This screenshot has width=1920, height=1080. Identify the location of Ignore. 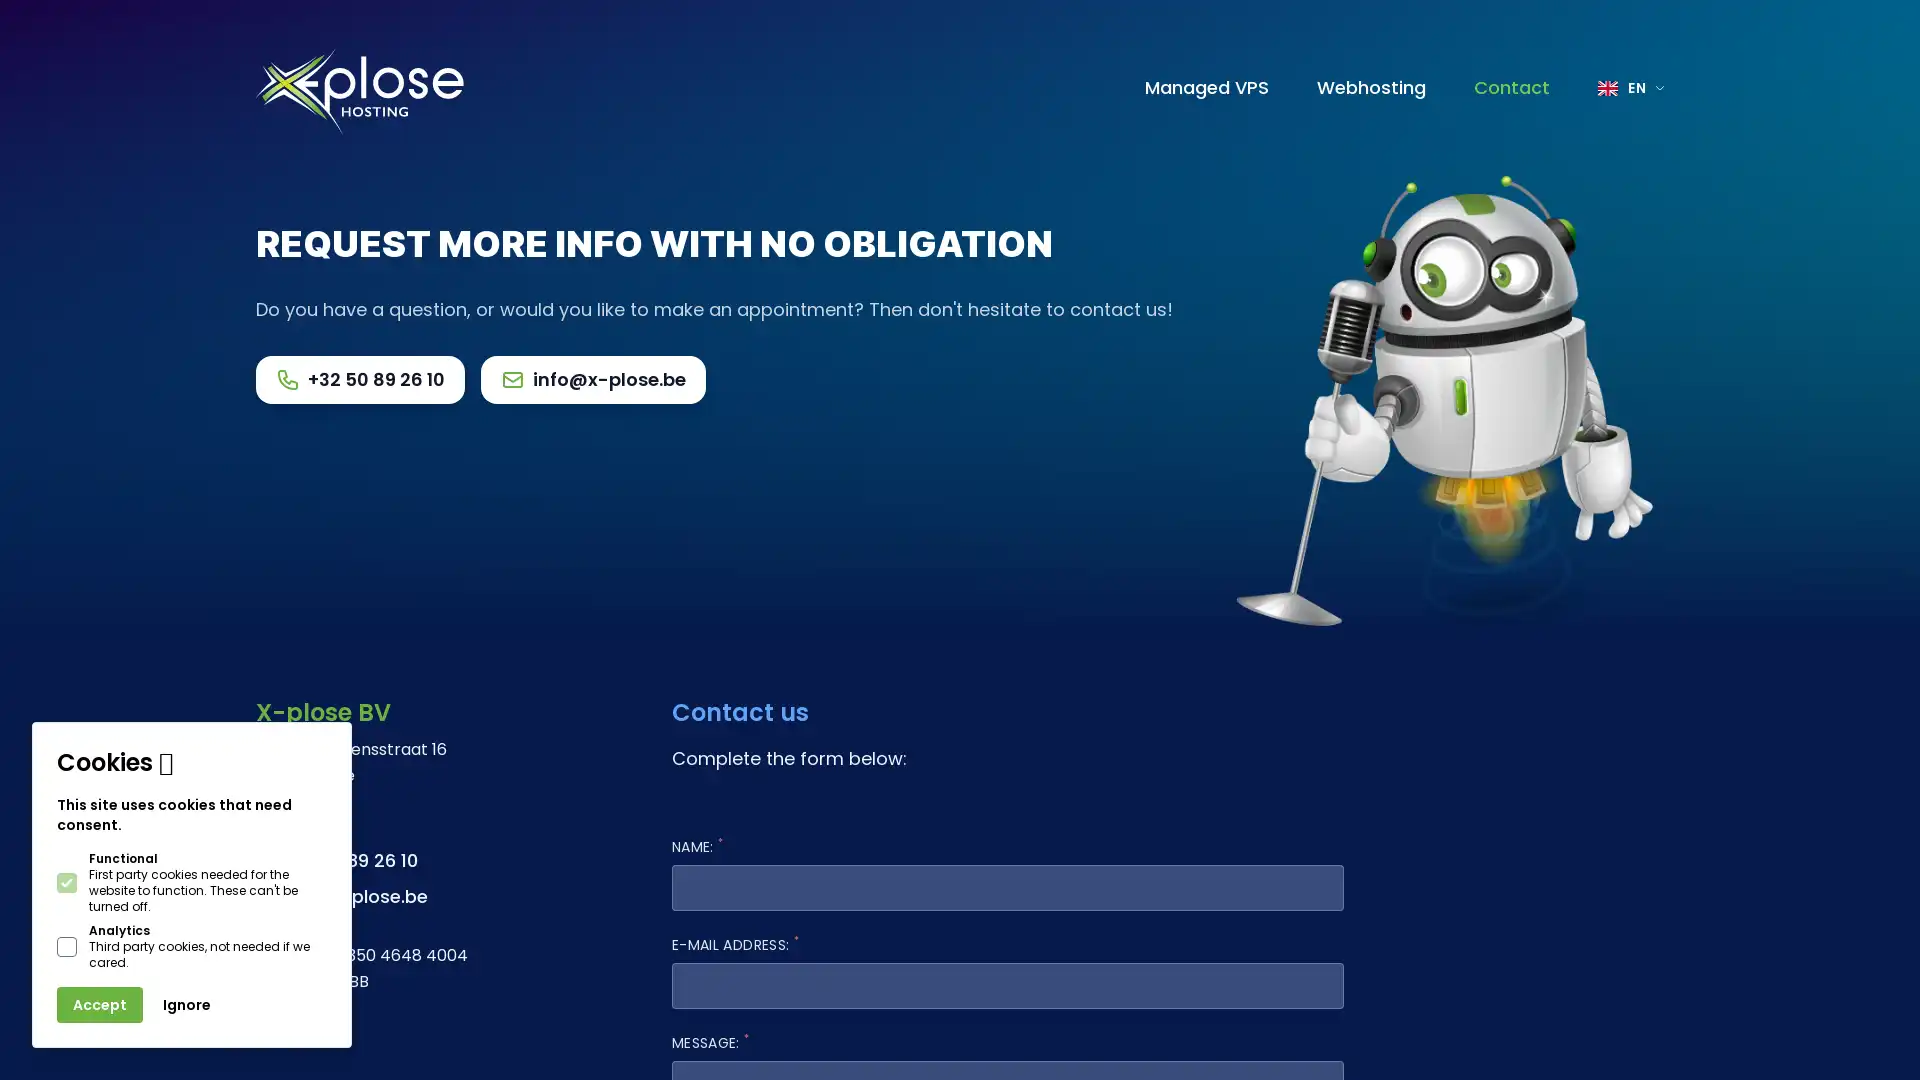
(187, 1005).